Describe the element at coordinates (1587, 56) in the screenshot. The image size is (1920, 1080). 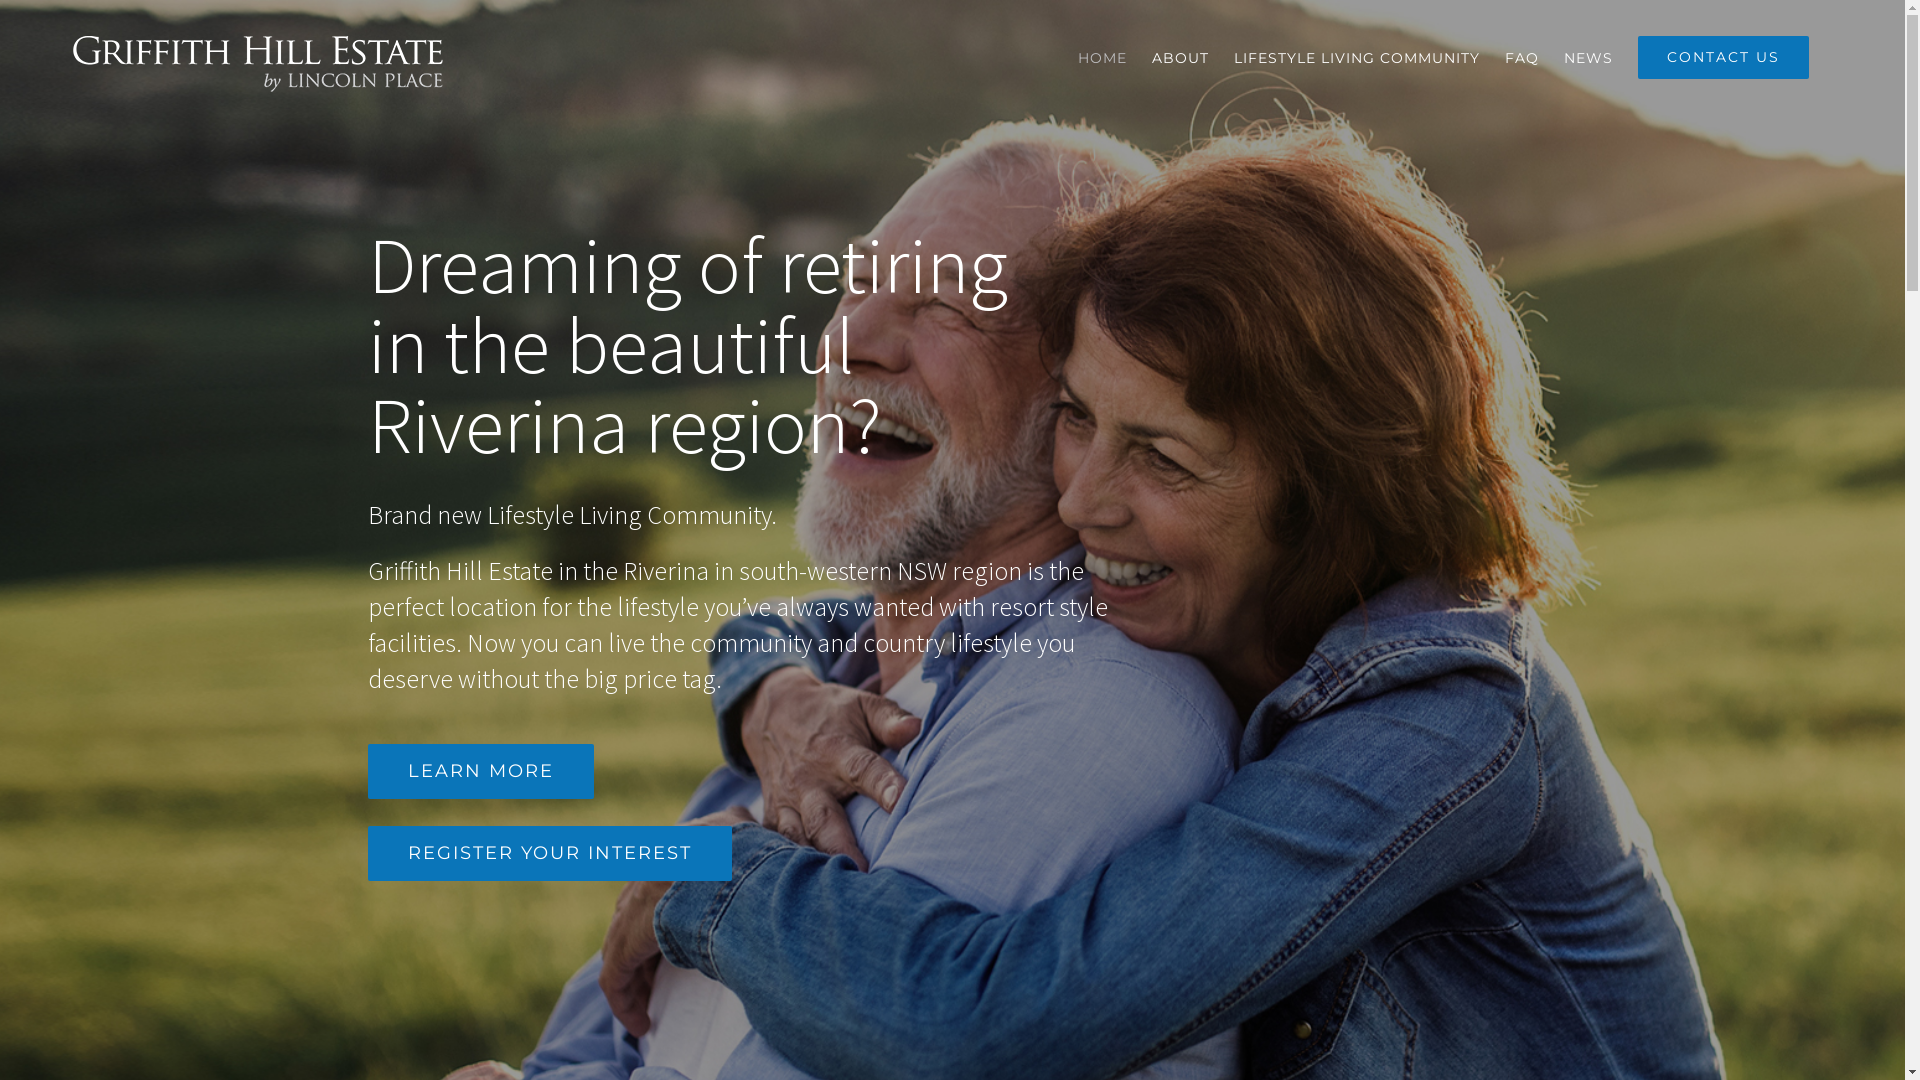
I see `'NEWS'` at that location.